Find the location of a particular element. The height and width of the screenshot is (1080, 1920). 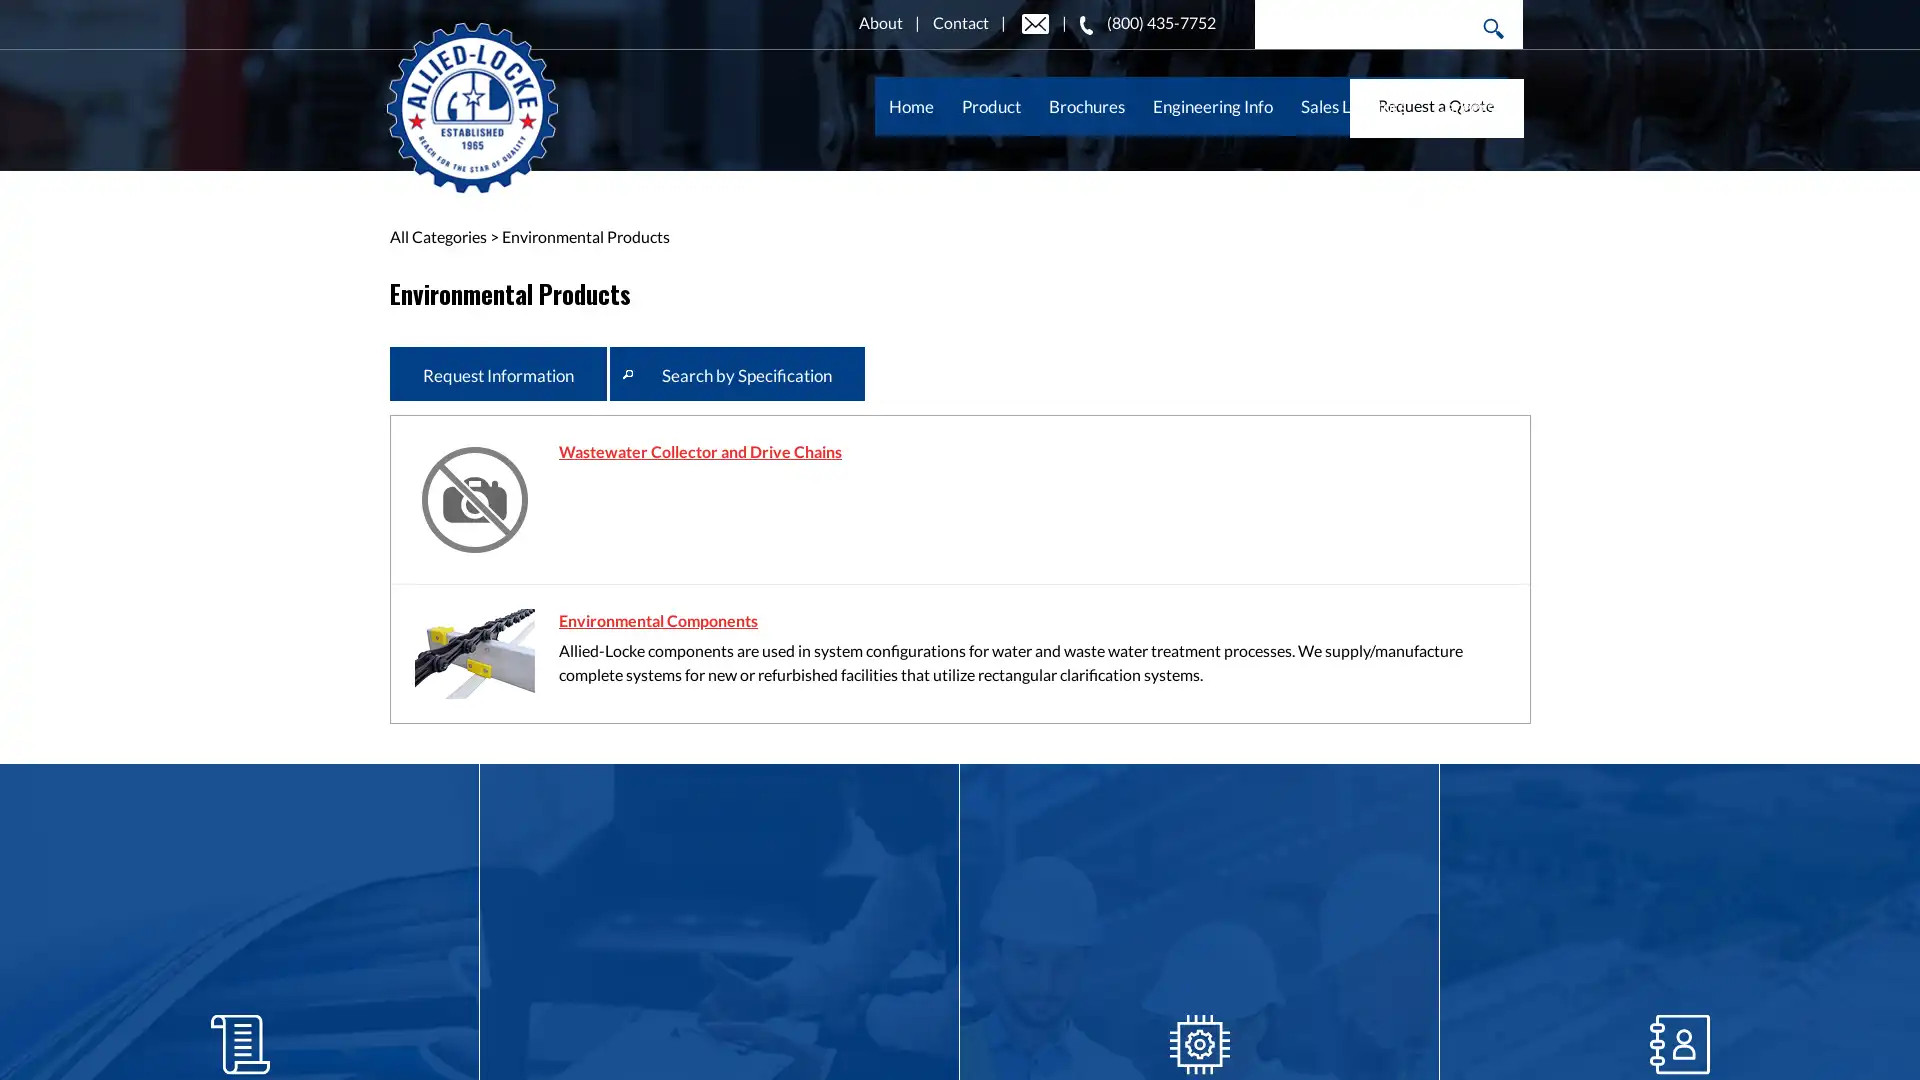

Search by Specification is located at coordinates (736, 373).